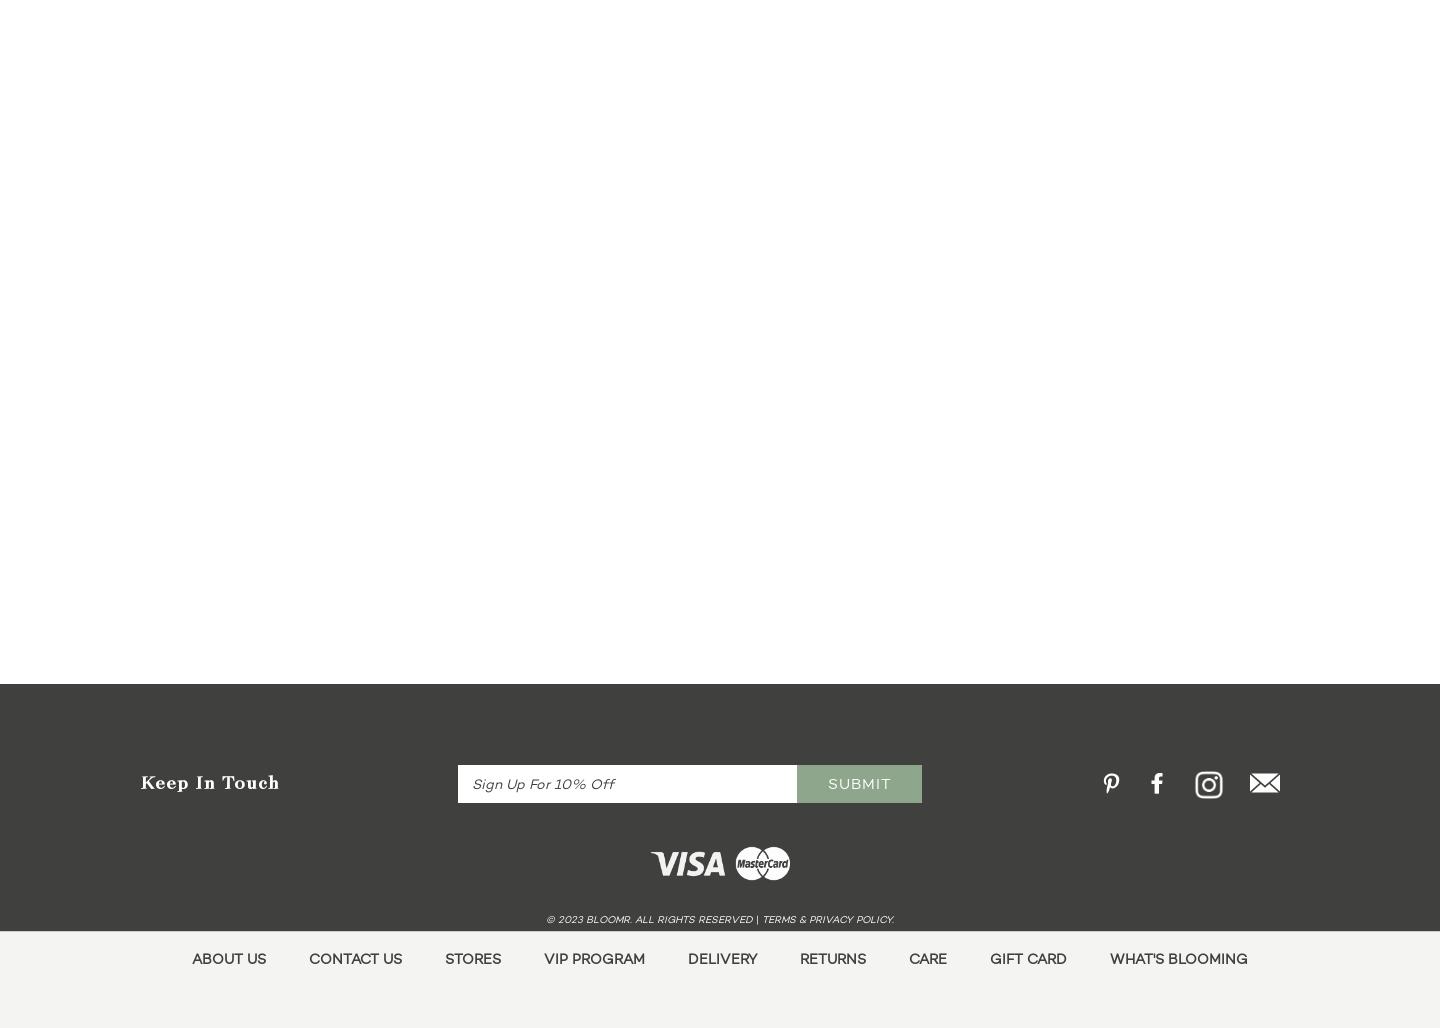  What do you see at coordinates (693, 918) in the screenshot?
I see `'. All Rights Reserved'` at bounding box center [693, 918].